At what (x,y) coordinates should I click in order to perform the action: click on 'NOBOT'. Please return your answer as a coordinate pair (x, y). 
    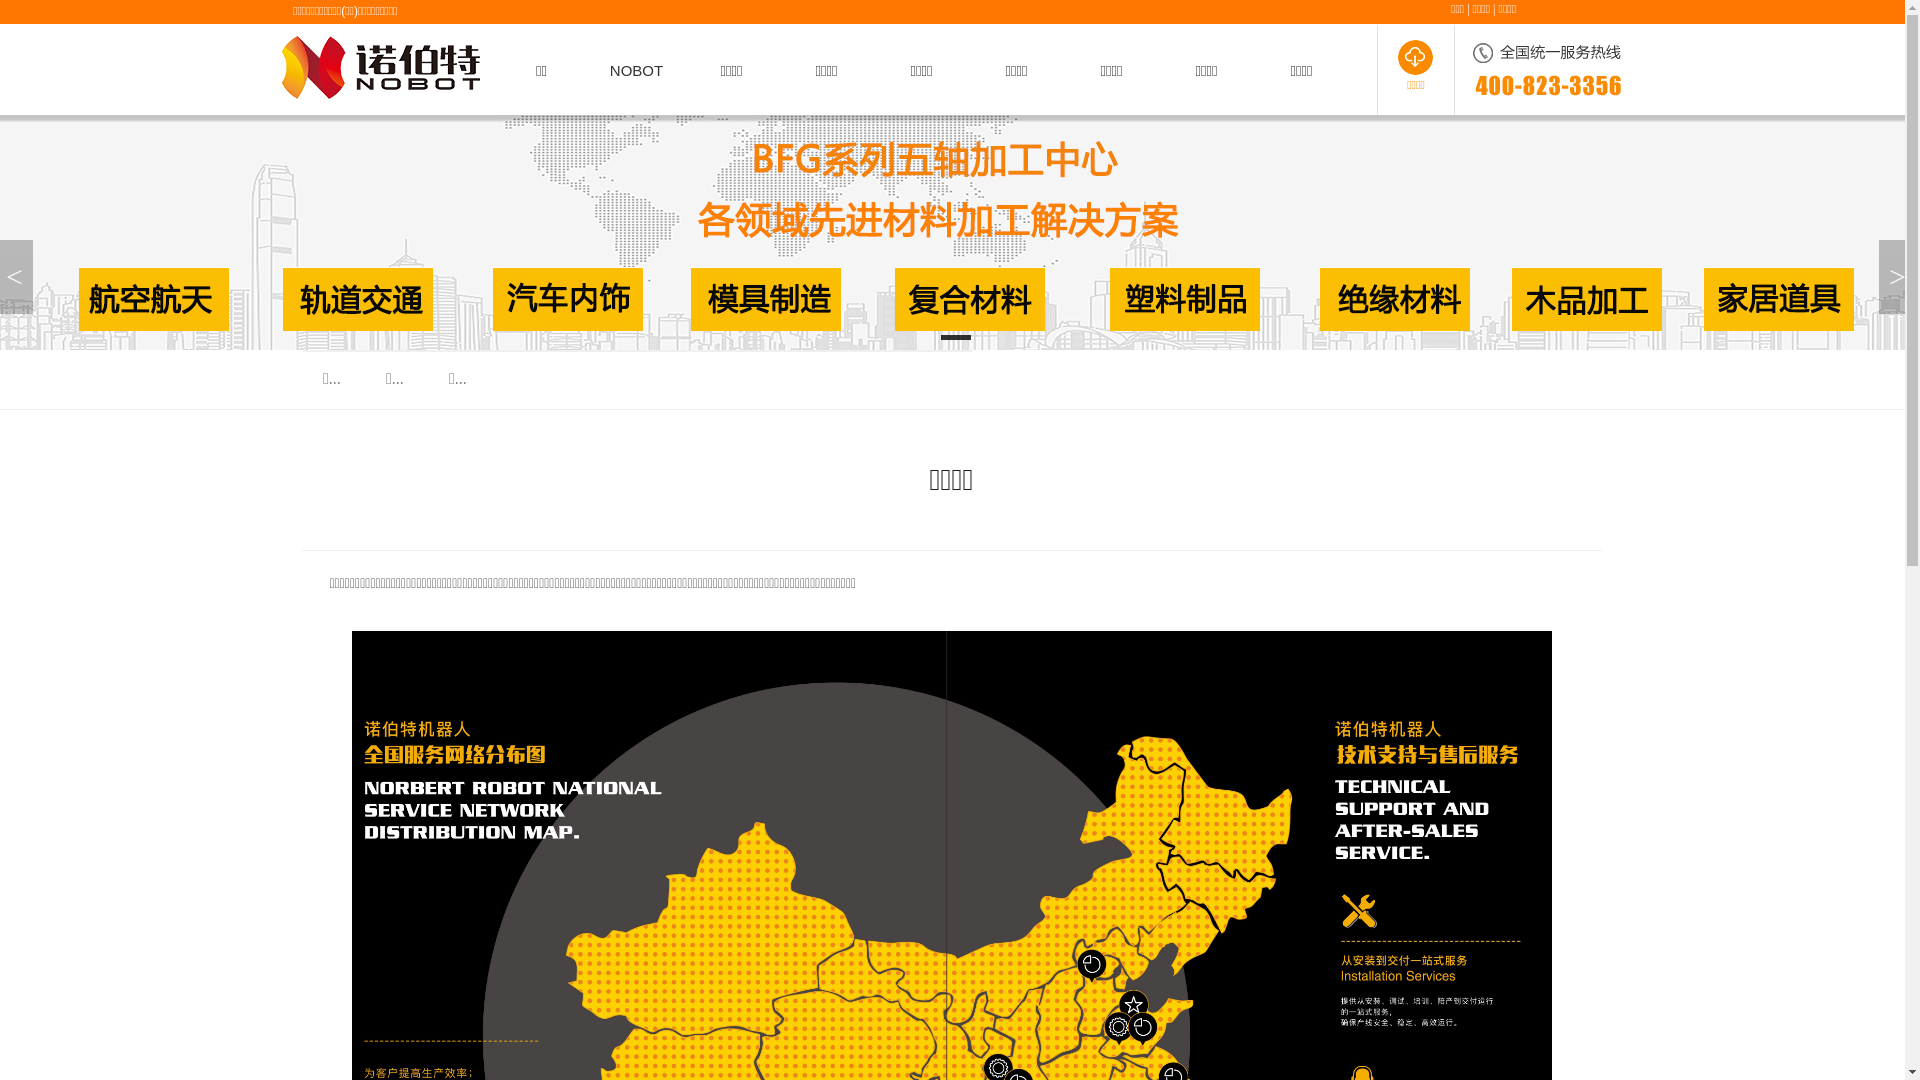
    Looking at the image, I should click on (635, 69).